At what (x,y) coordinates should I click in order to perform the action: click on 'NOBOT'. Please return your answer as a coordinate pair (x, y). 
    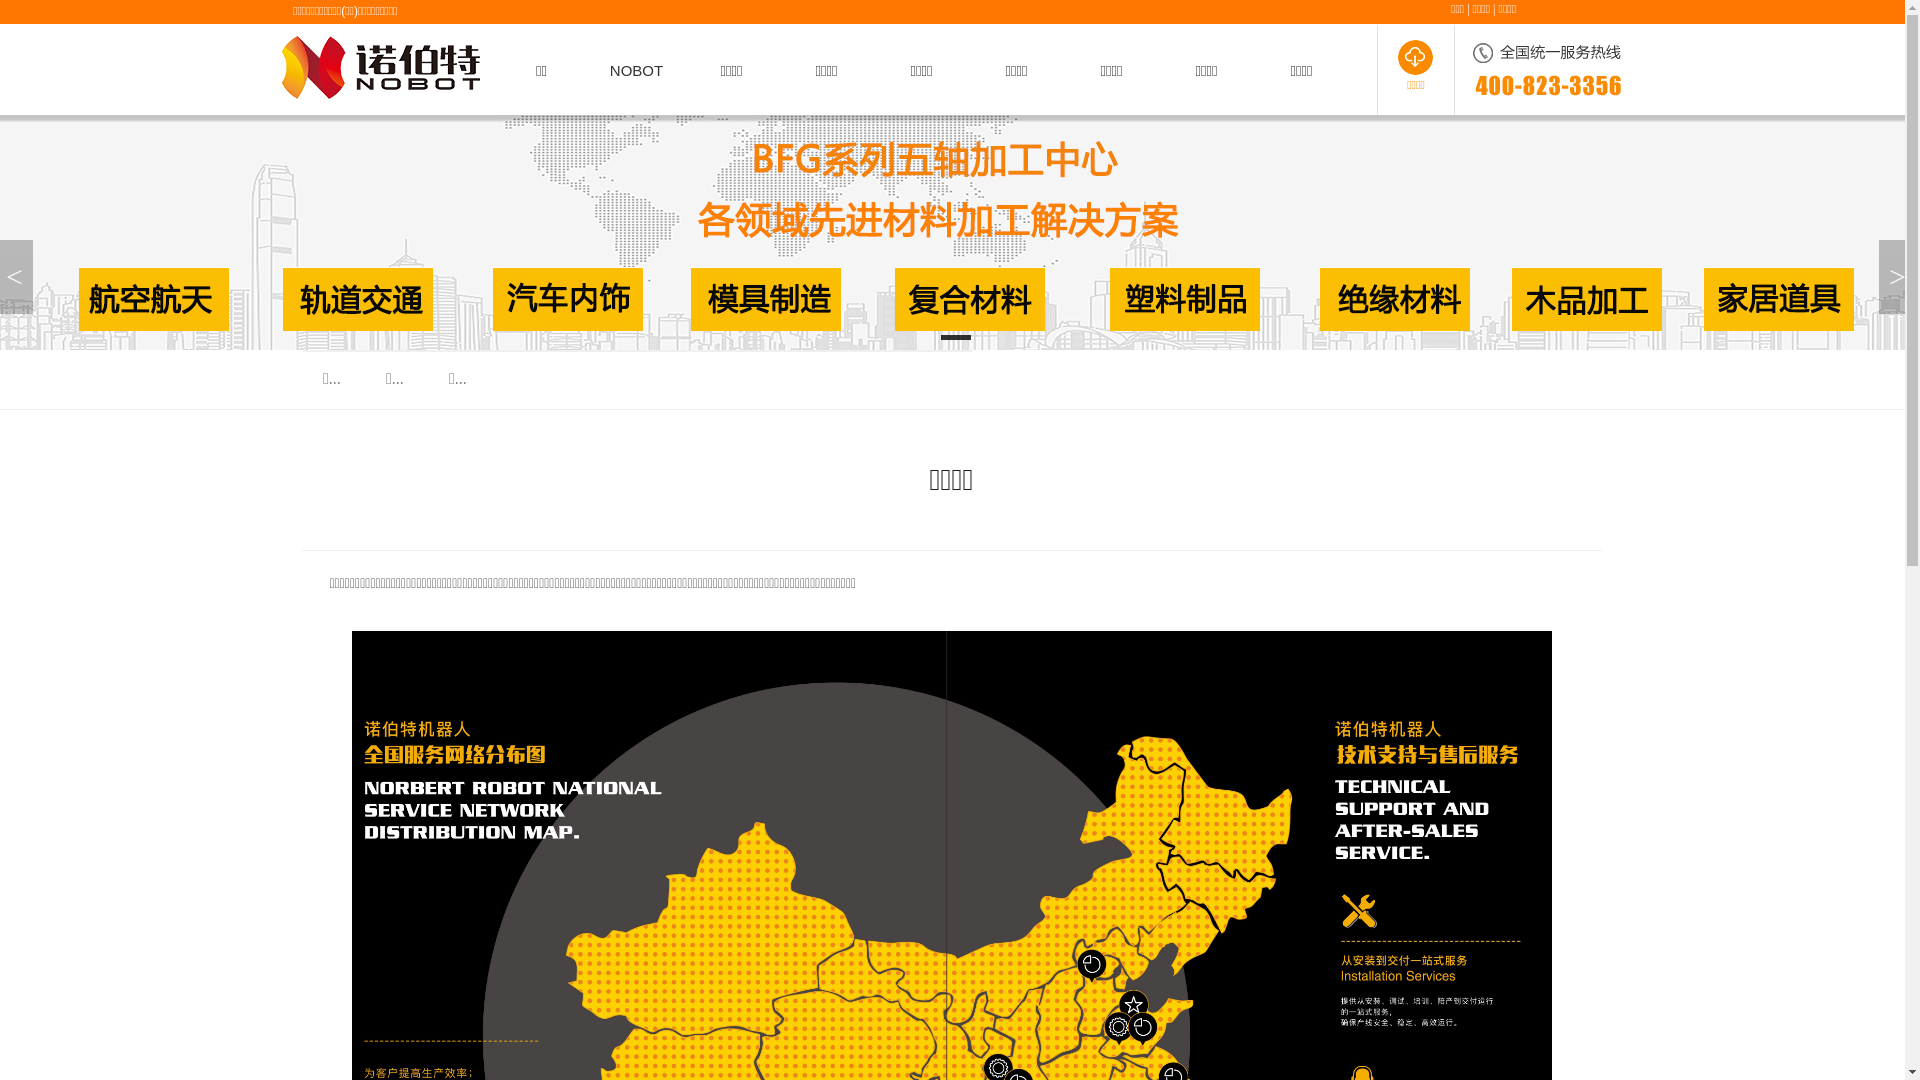
    Looking at the image, I should click on (635, 69).